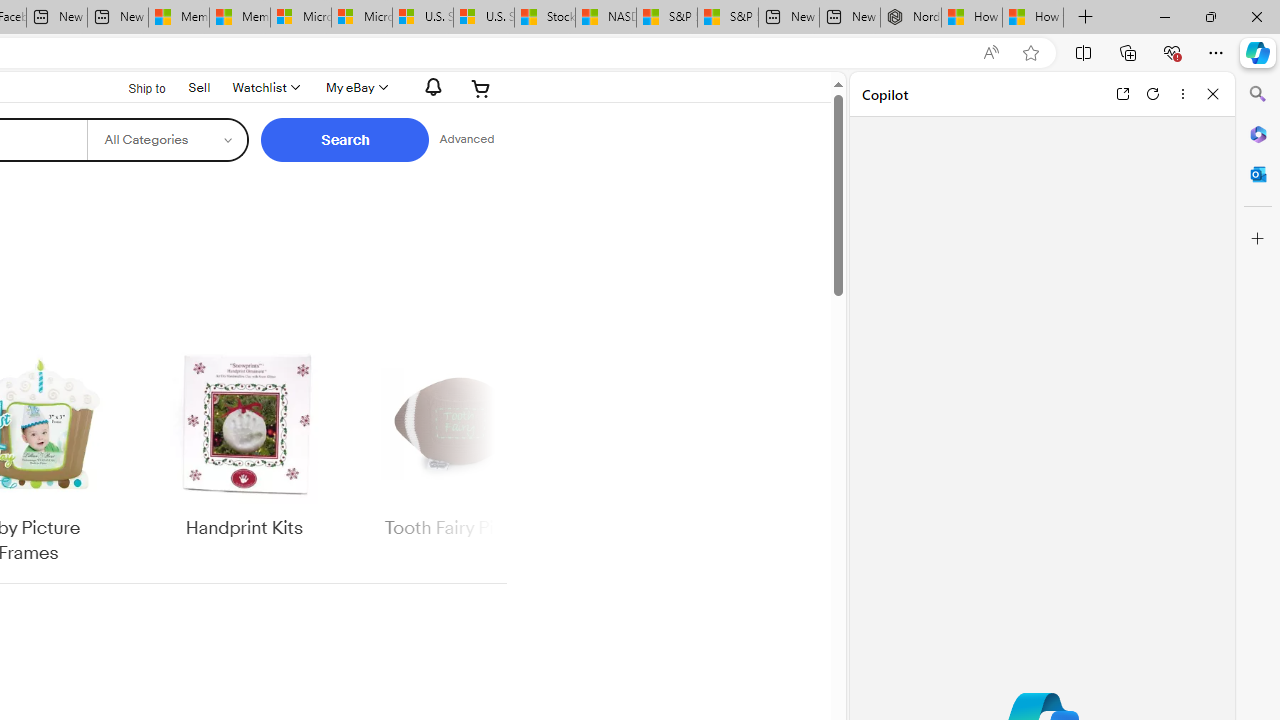 The height and width of the screenshot is (720, 1280). I want to click on 'Handprint Kits', so click(243, 442).